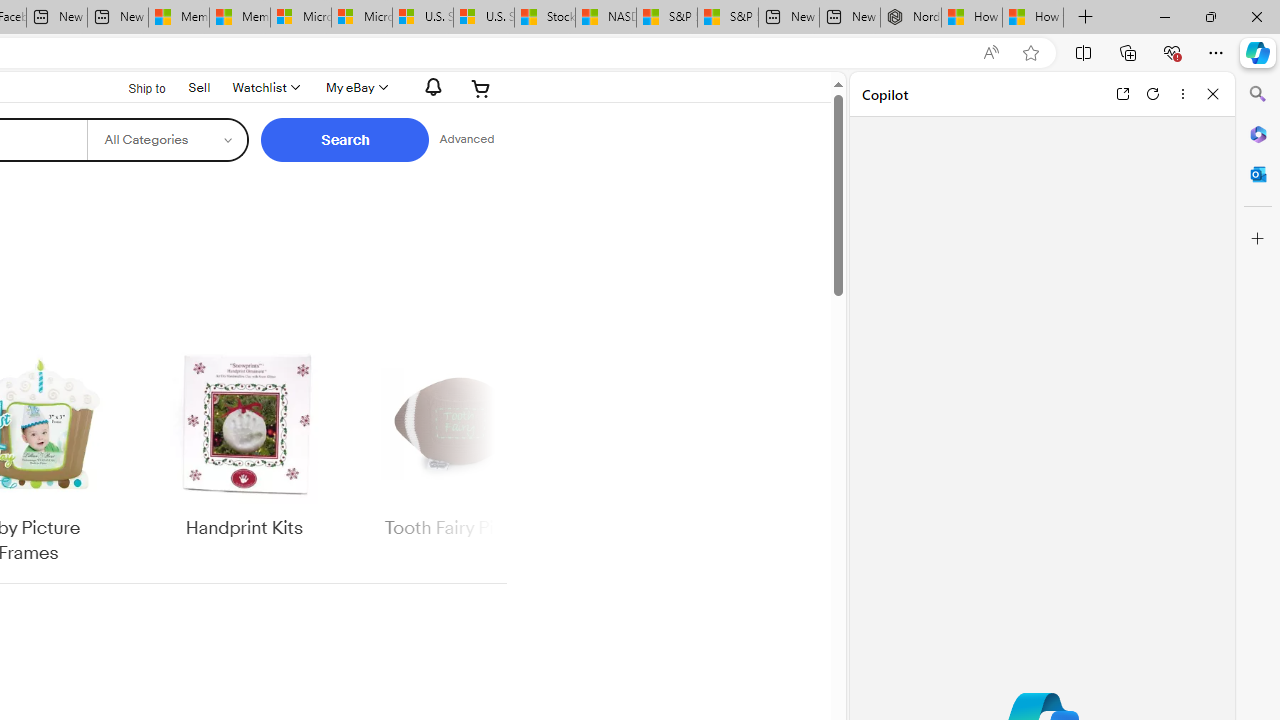 The height and width of the screenshot is (720, 1280). I want to click on 'Handprint Kits', so click(243, 442).